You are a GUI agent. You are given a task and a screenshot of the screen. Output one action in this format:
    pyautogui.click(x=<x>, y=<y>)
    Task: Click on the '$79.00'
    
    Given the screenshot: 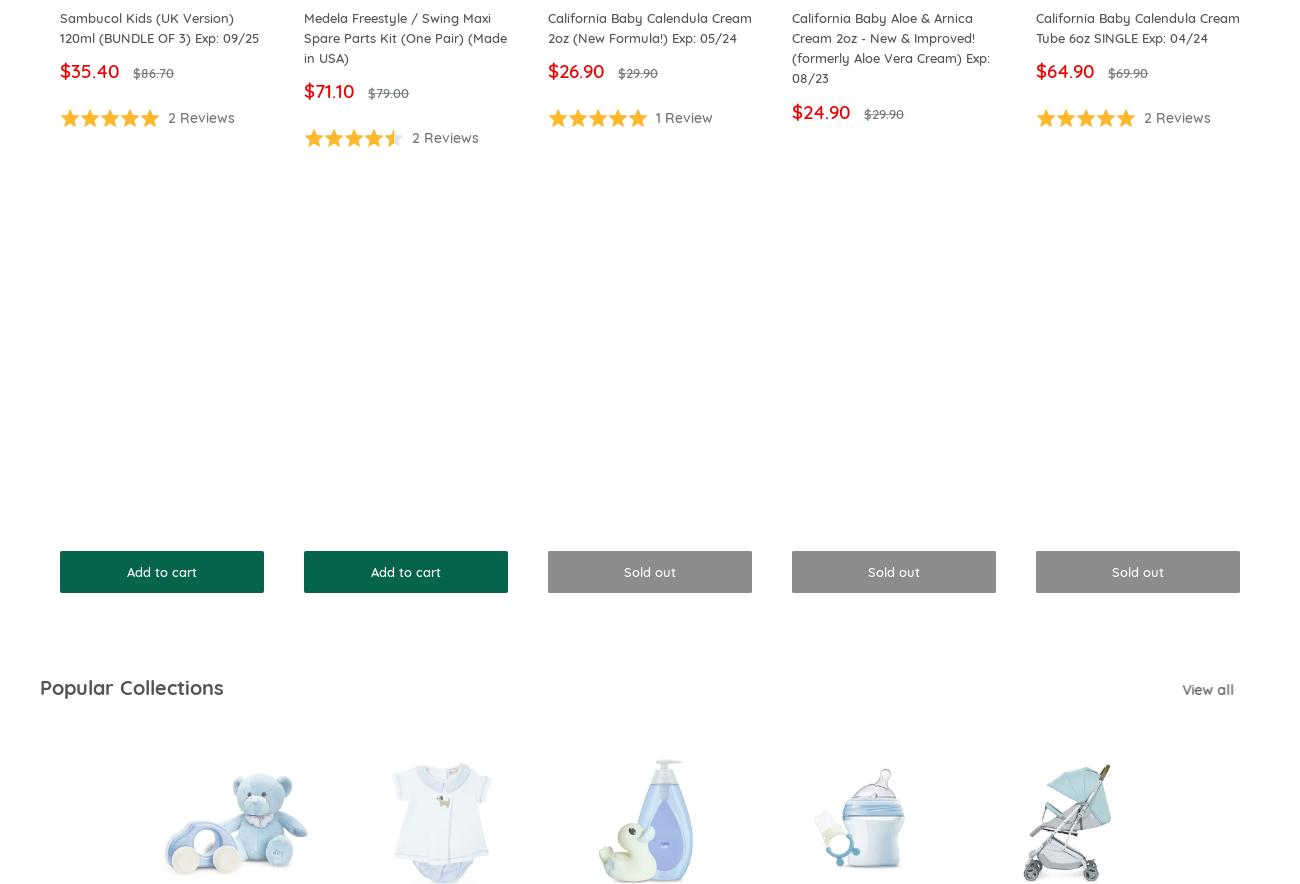 What is the action you would take?
    pyautogui.click(x=367, y=92)
    